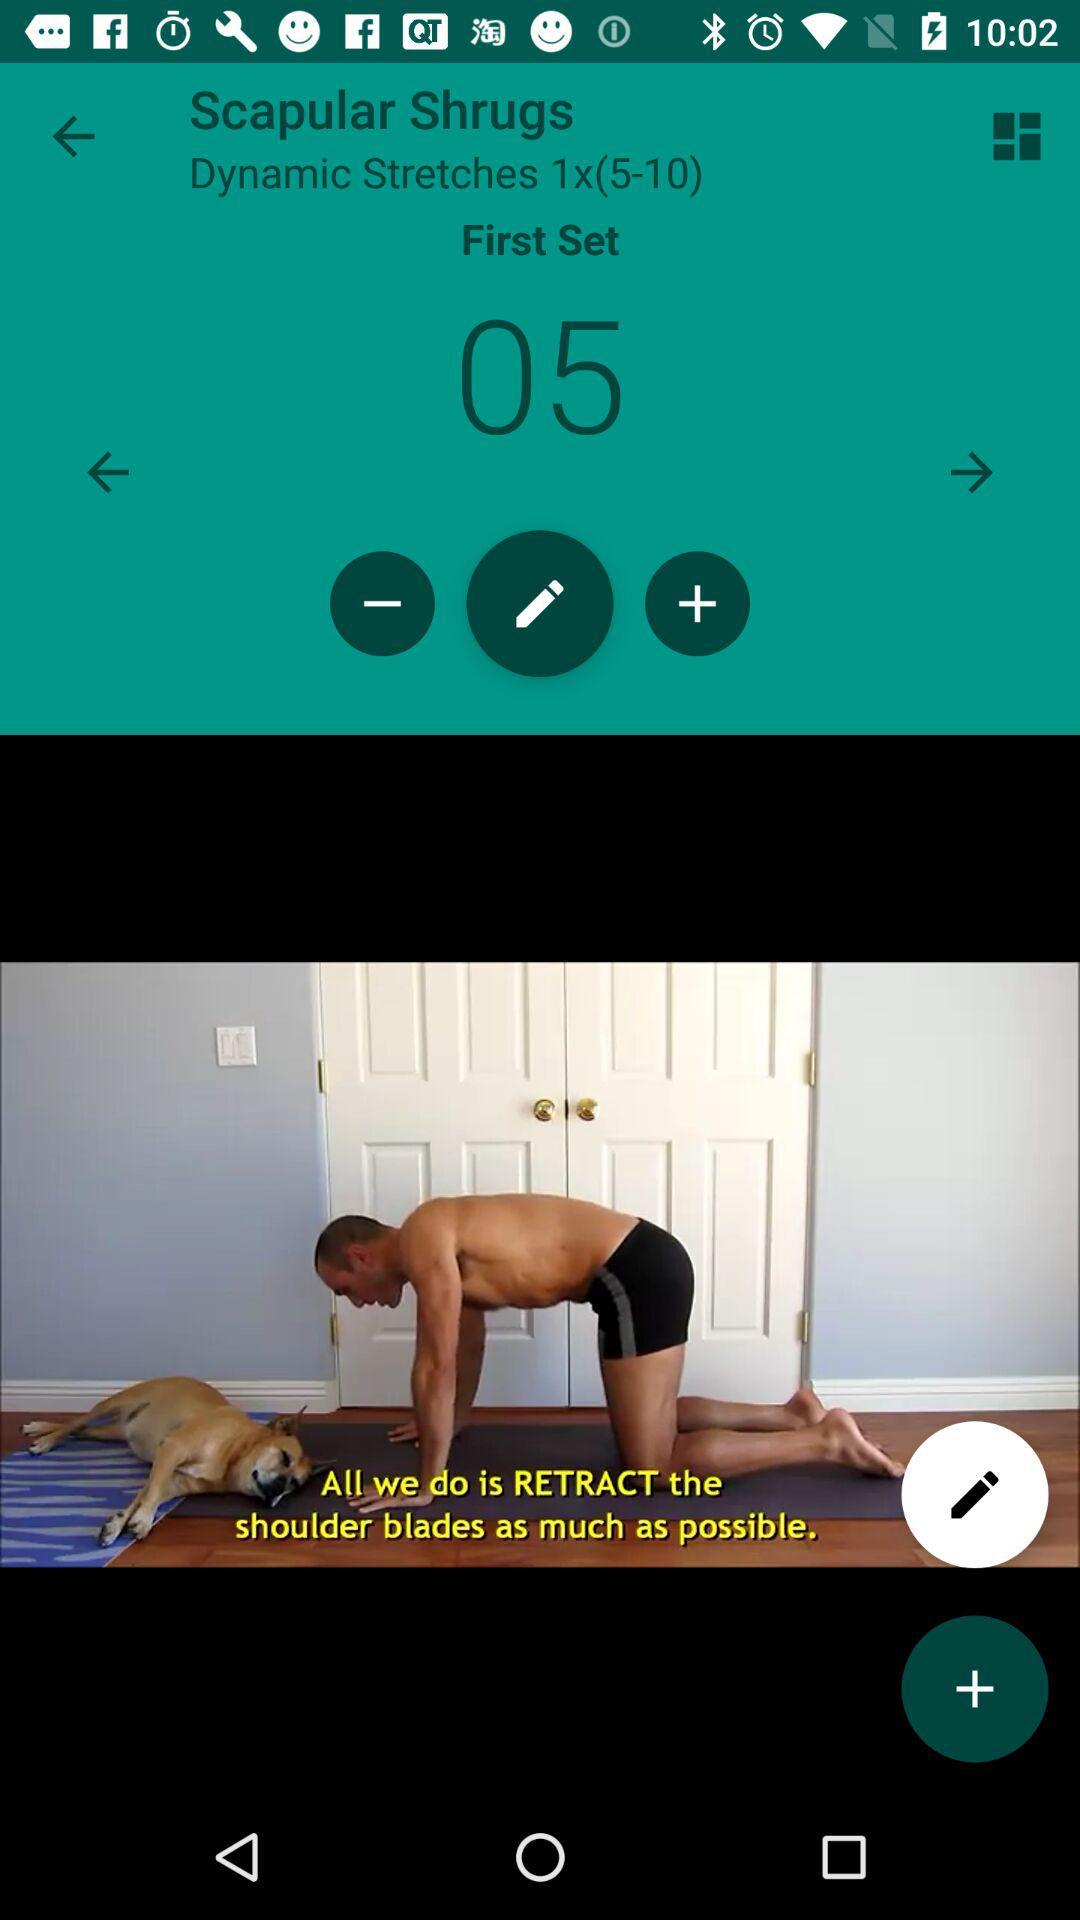 This screenshot has height=1920, width=1080. What do you see at coordinates (540, 602) in the screenshot?
I see `the edit option at centre` at bounding box center [540, 602].